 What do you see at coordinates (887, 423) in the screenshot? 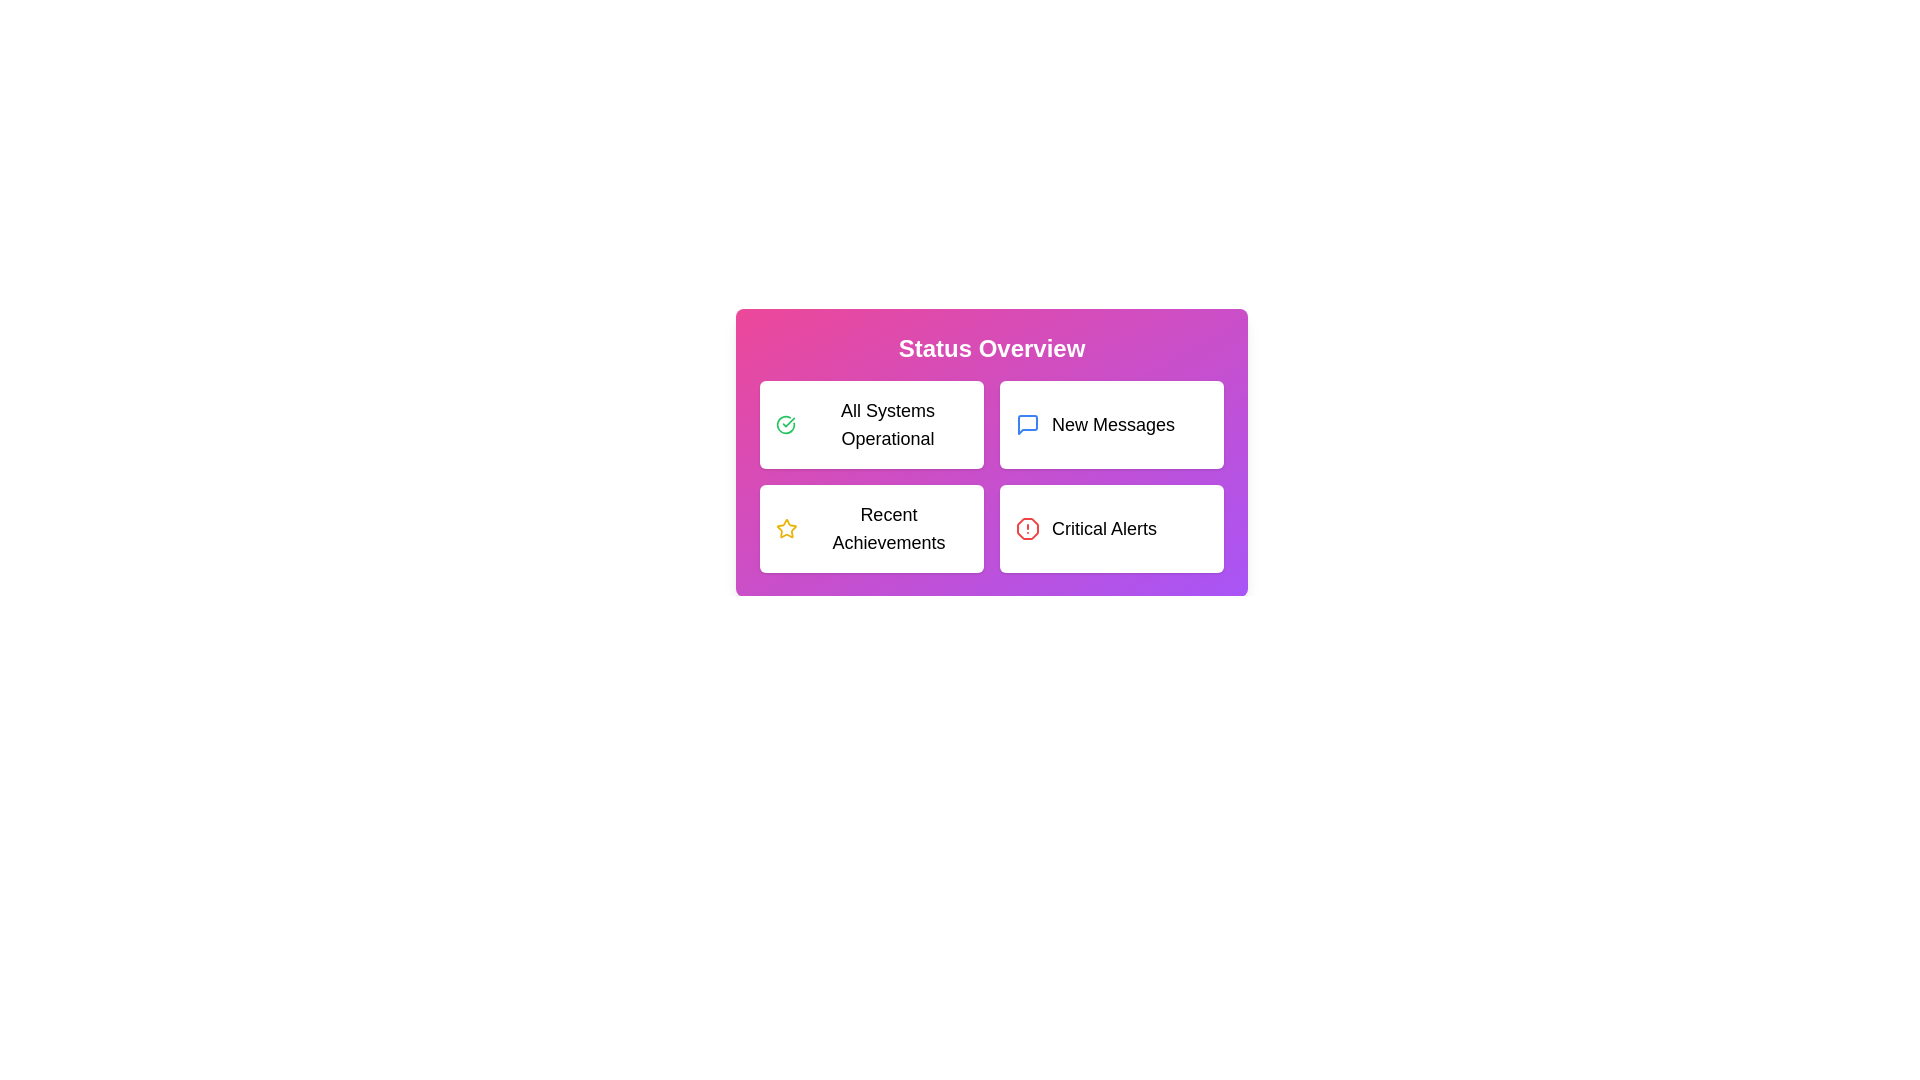
I see `the label displaying 'All Systems Operational', which is located in the top left of the 'Status Overview' box, within a 2x2 grid layout` at bounding box center [887, 423].